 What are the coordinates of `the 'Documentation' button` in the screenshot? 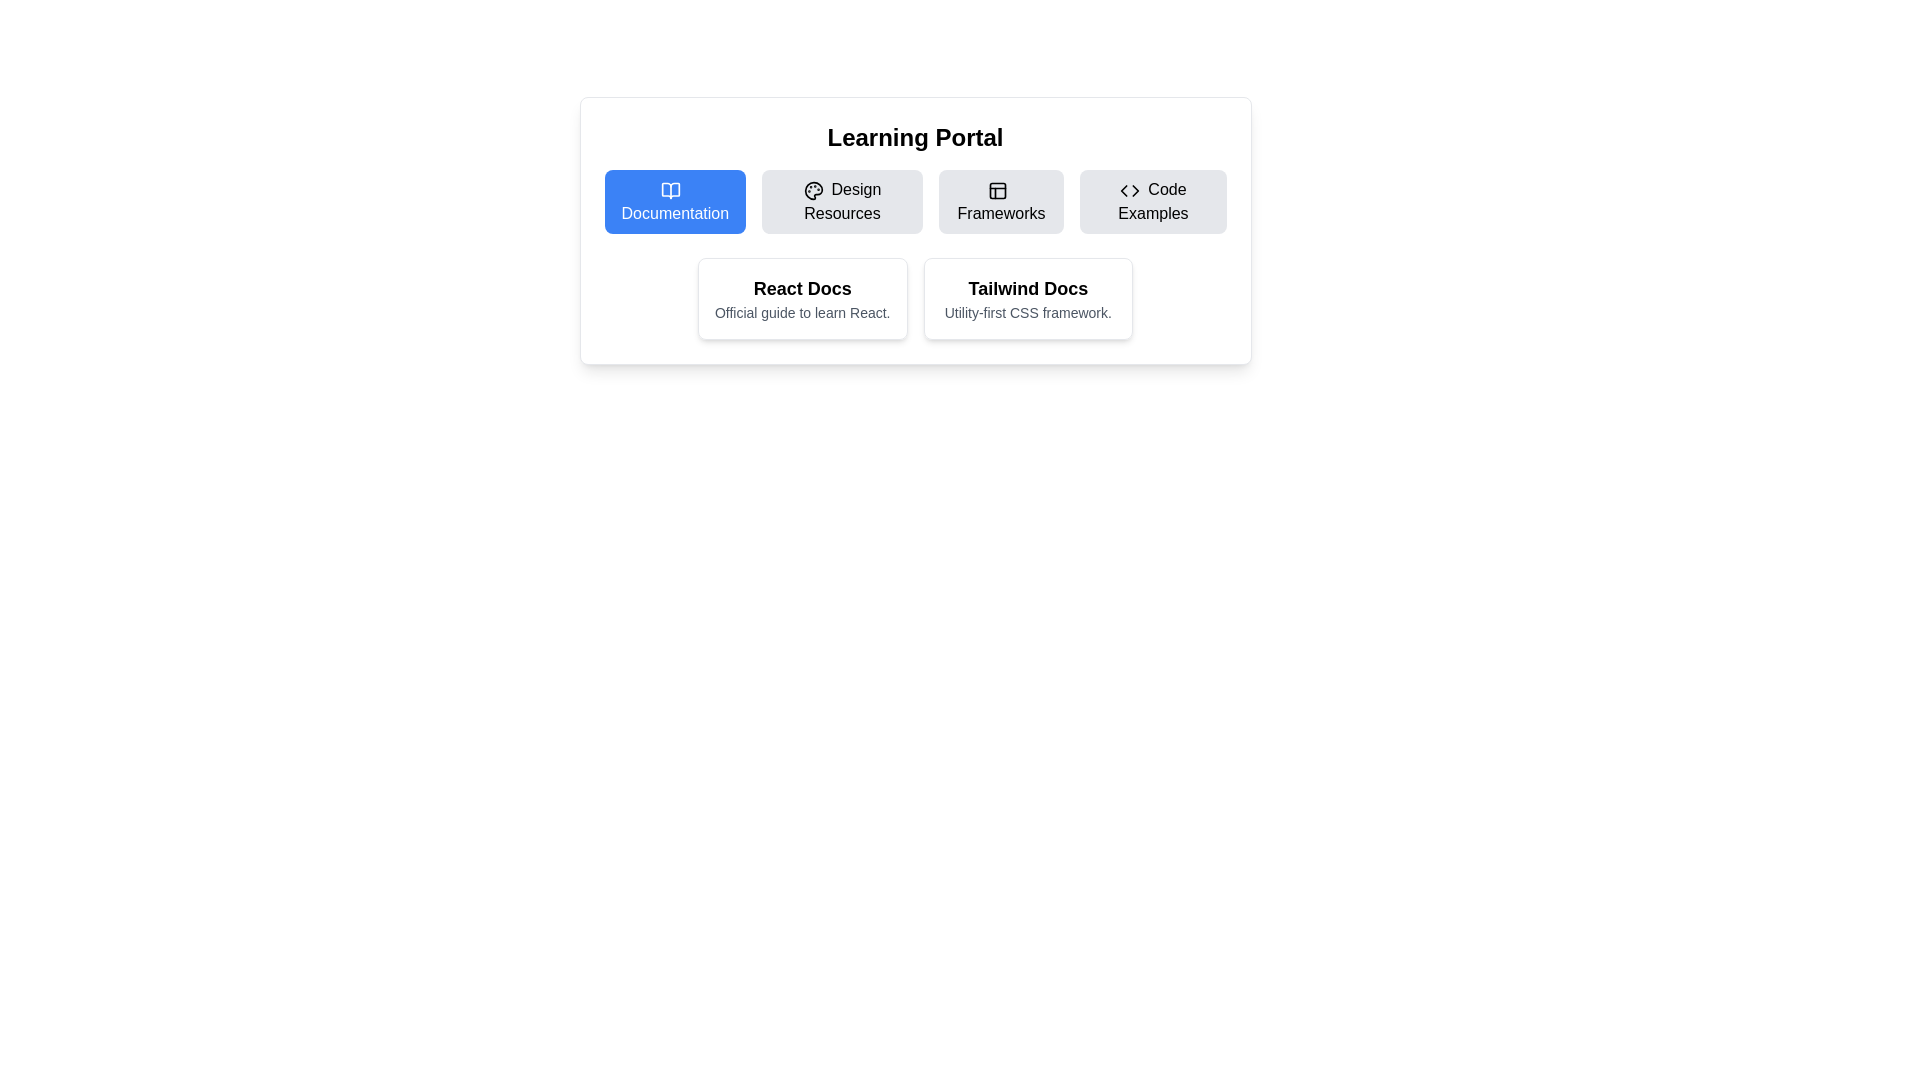 It's located at (675, 201).